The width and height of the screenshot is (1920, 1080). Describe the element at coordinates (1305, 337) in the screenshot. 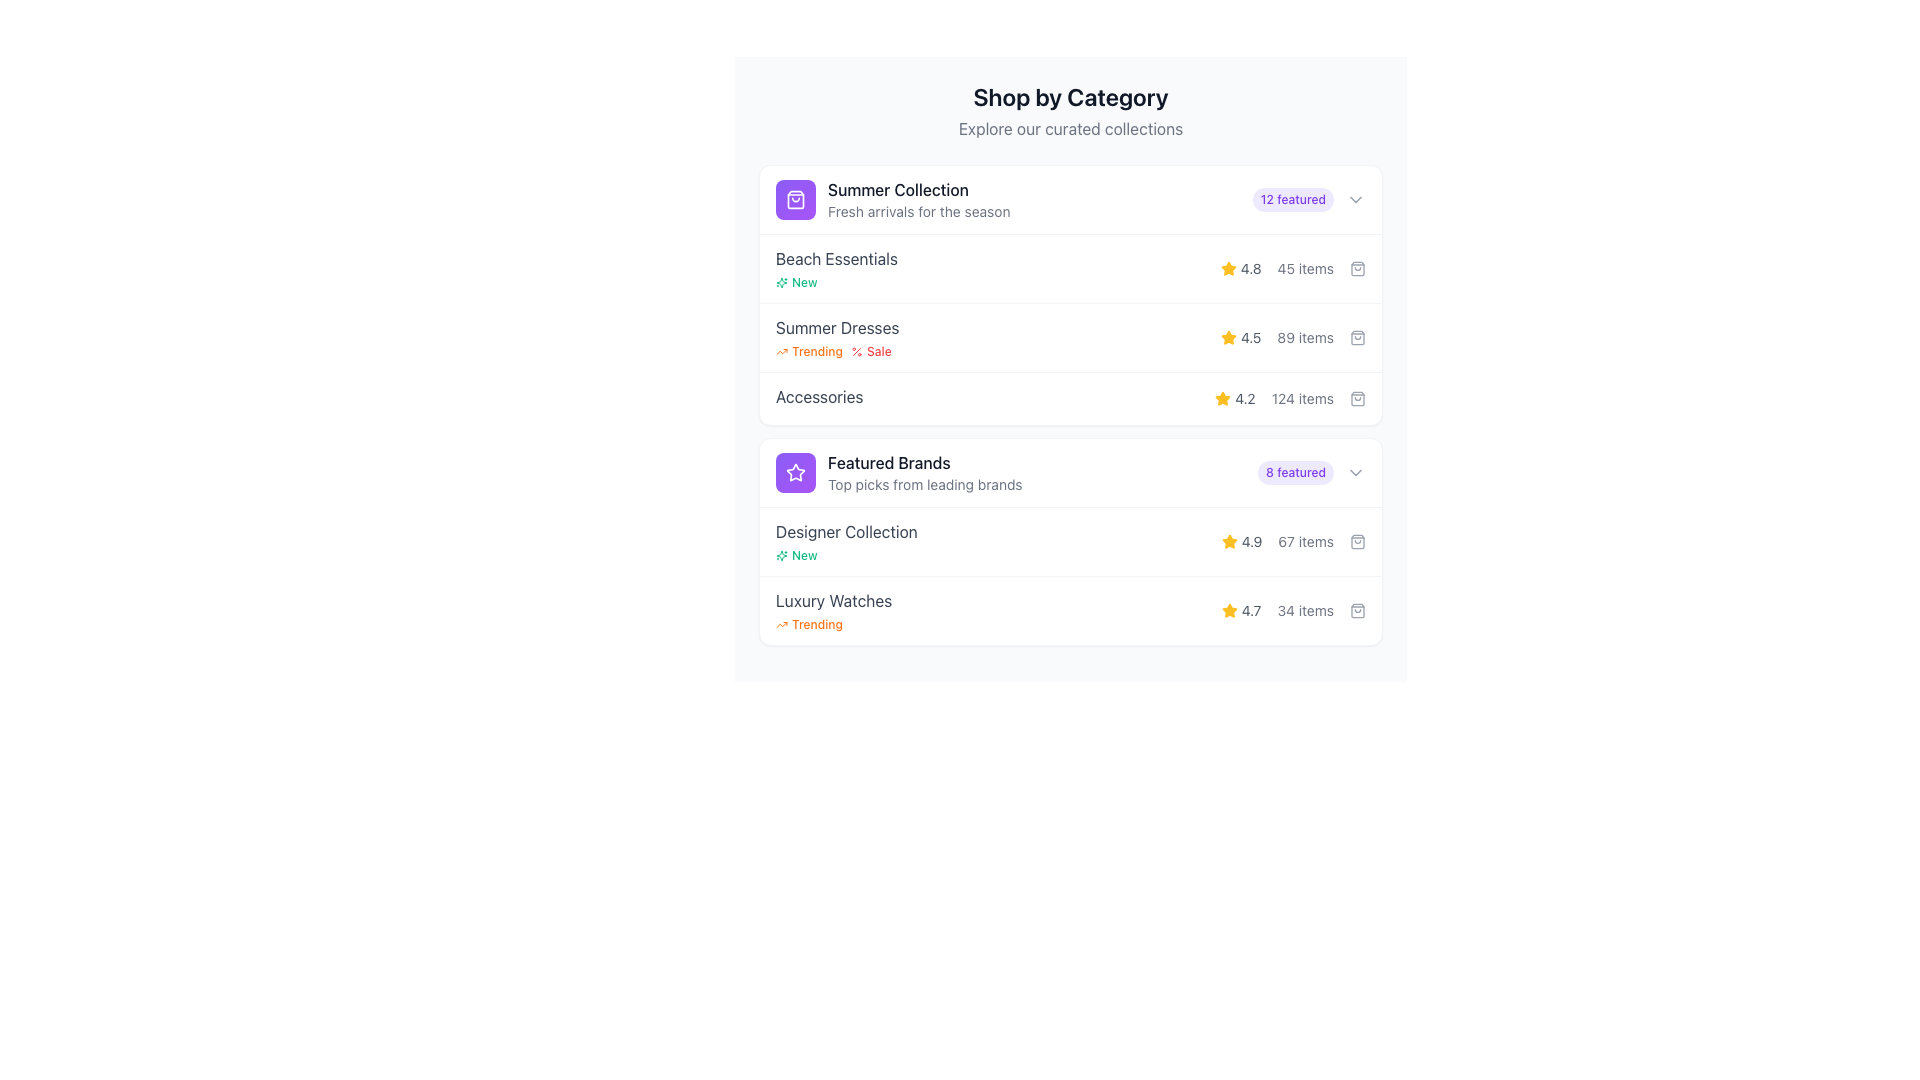

I see `informational text displaying the count of items available under the 'Summer Dresses' category, located in the rightmost part of the horizontal section below the 'Summer Dresses' title` at that location.